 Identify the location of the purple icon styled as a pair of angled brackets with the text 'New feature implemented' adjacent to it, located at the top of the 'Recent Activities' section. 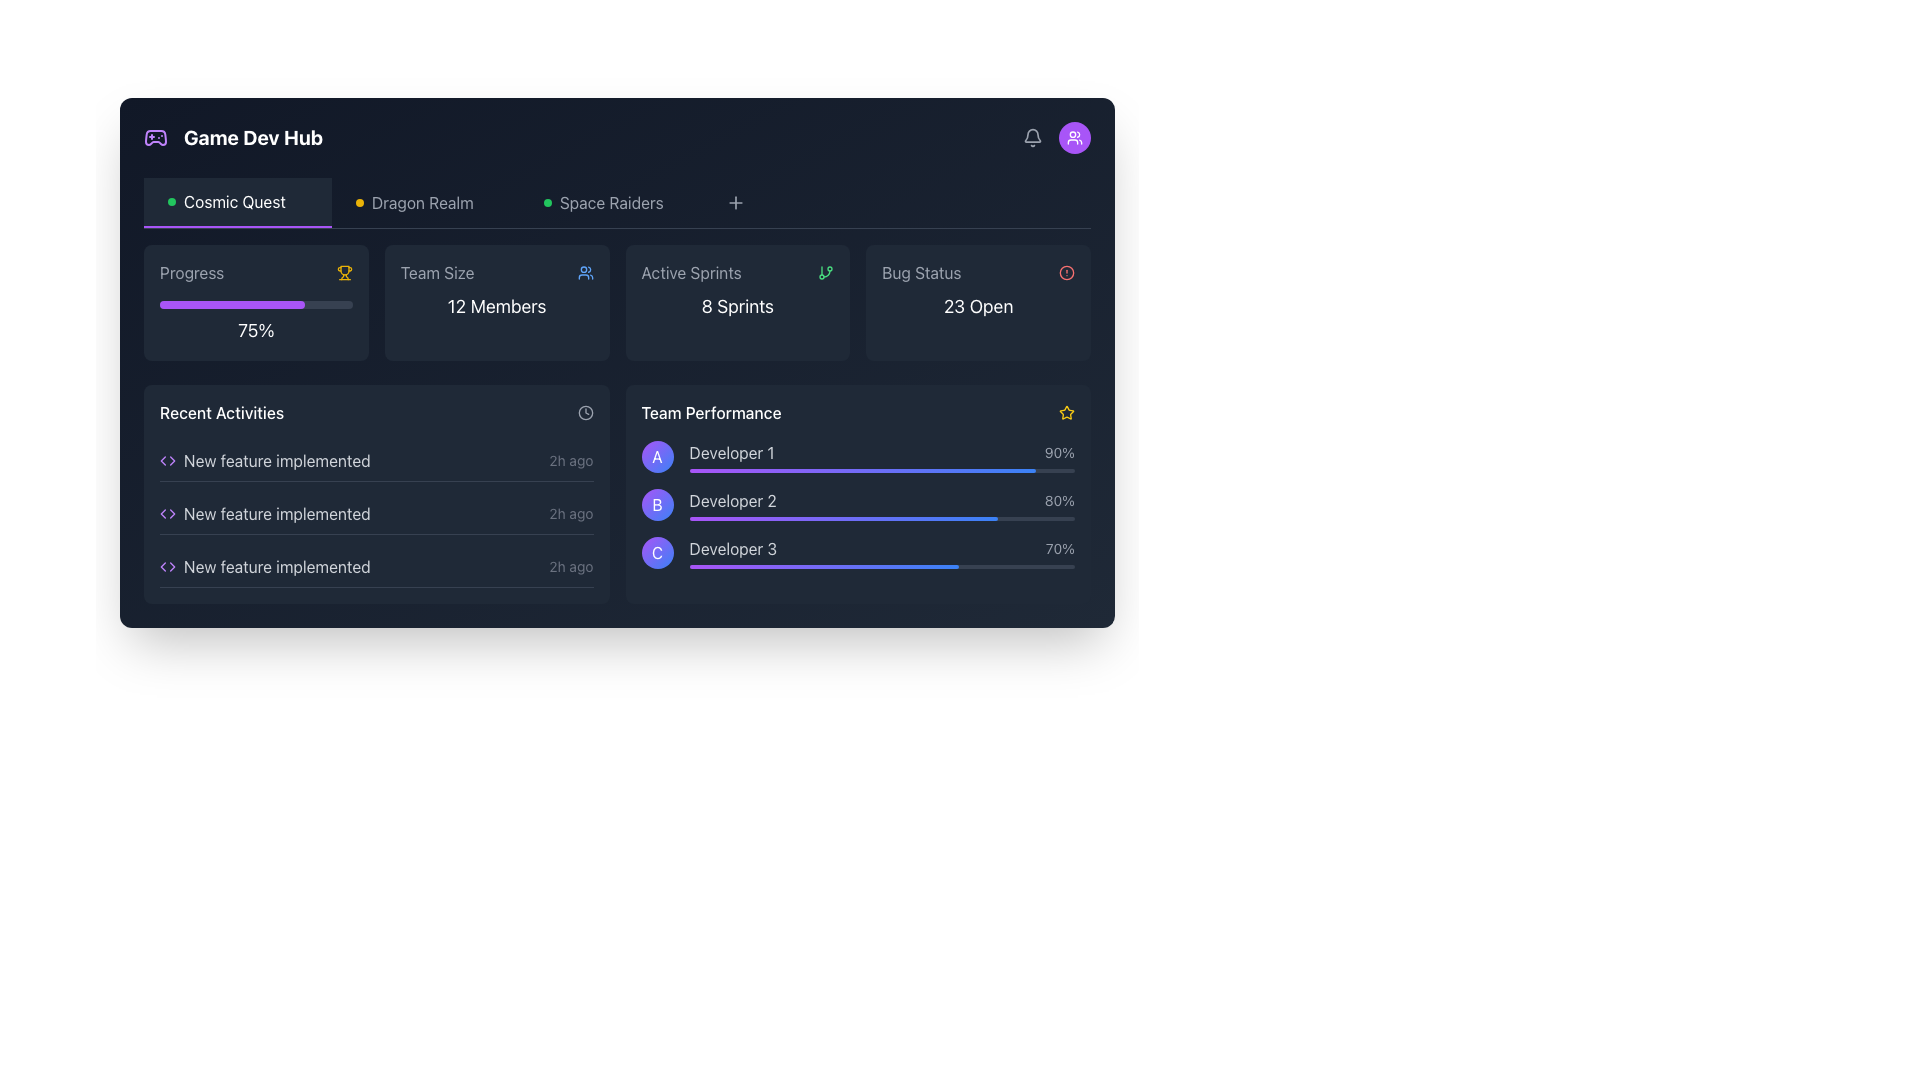
(168, 461).